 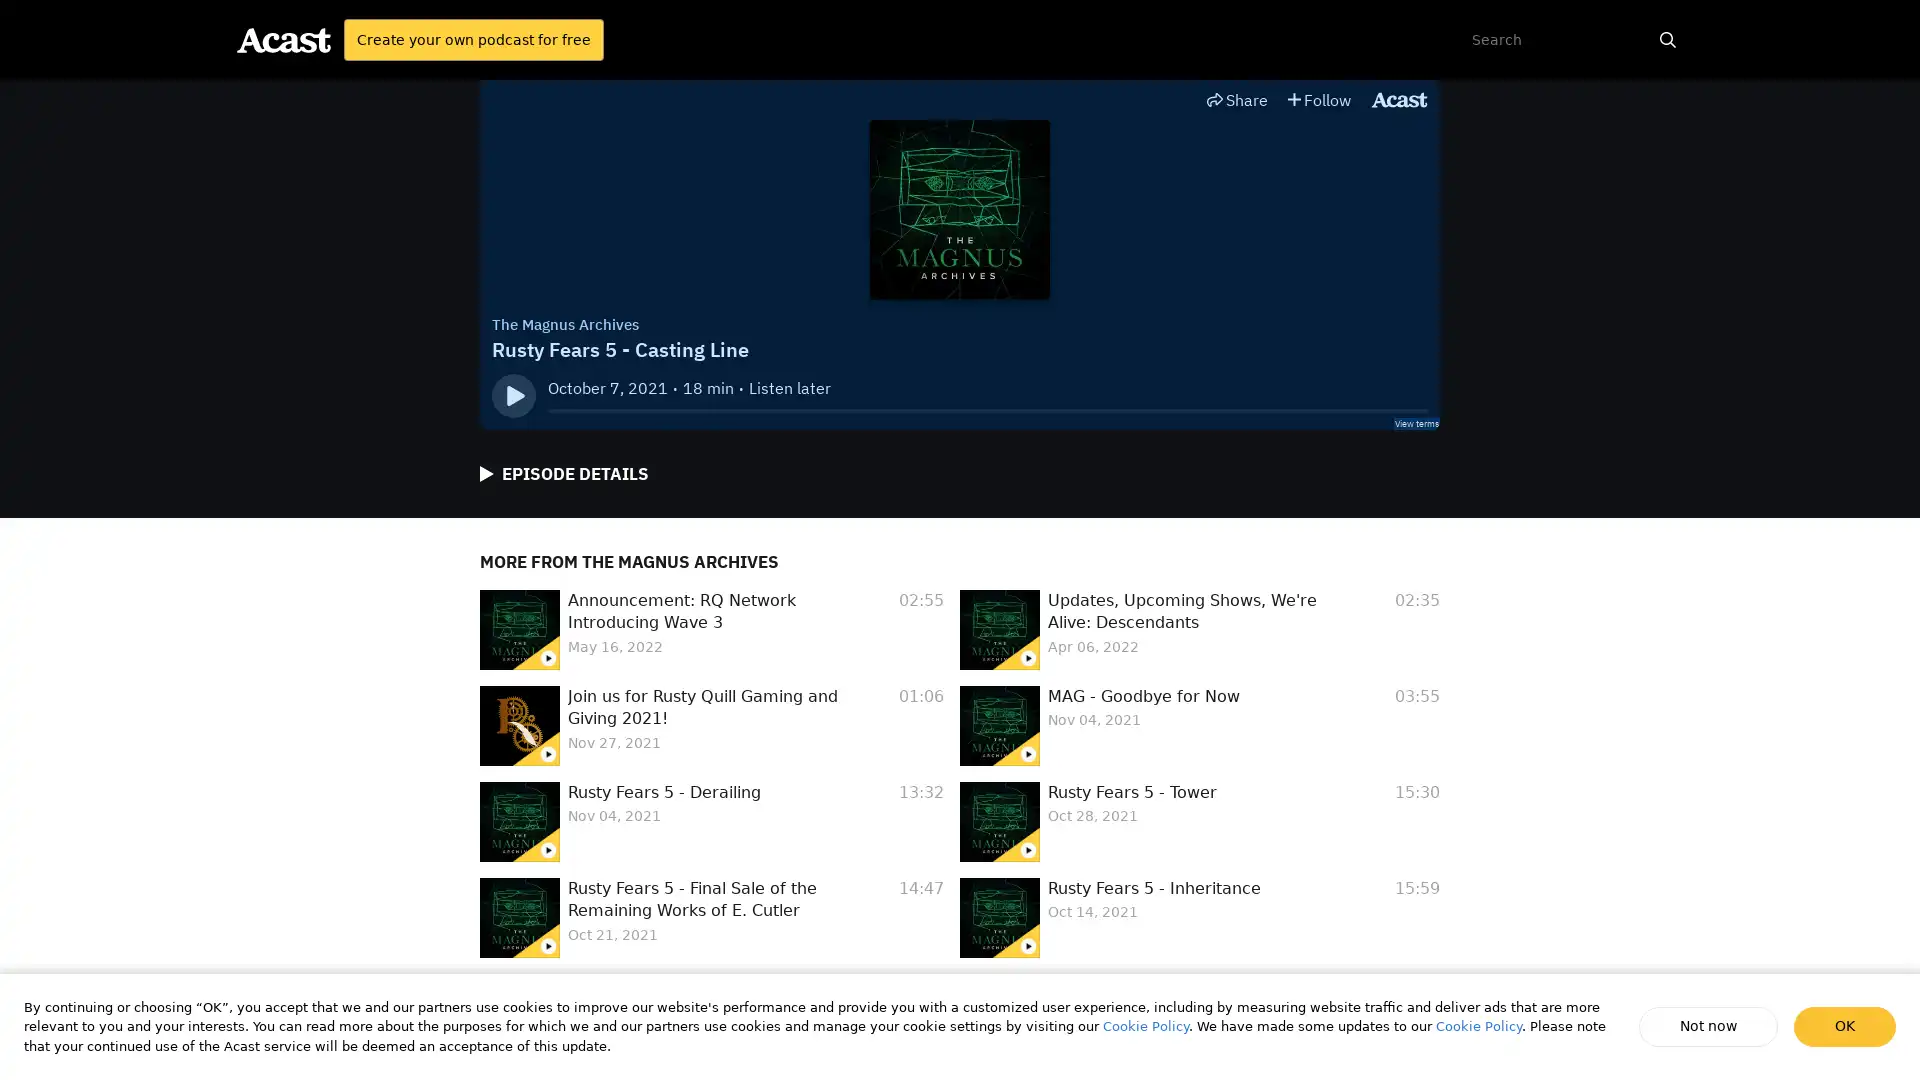 I want to click on OK, so click(x=1844, y=1026).